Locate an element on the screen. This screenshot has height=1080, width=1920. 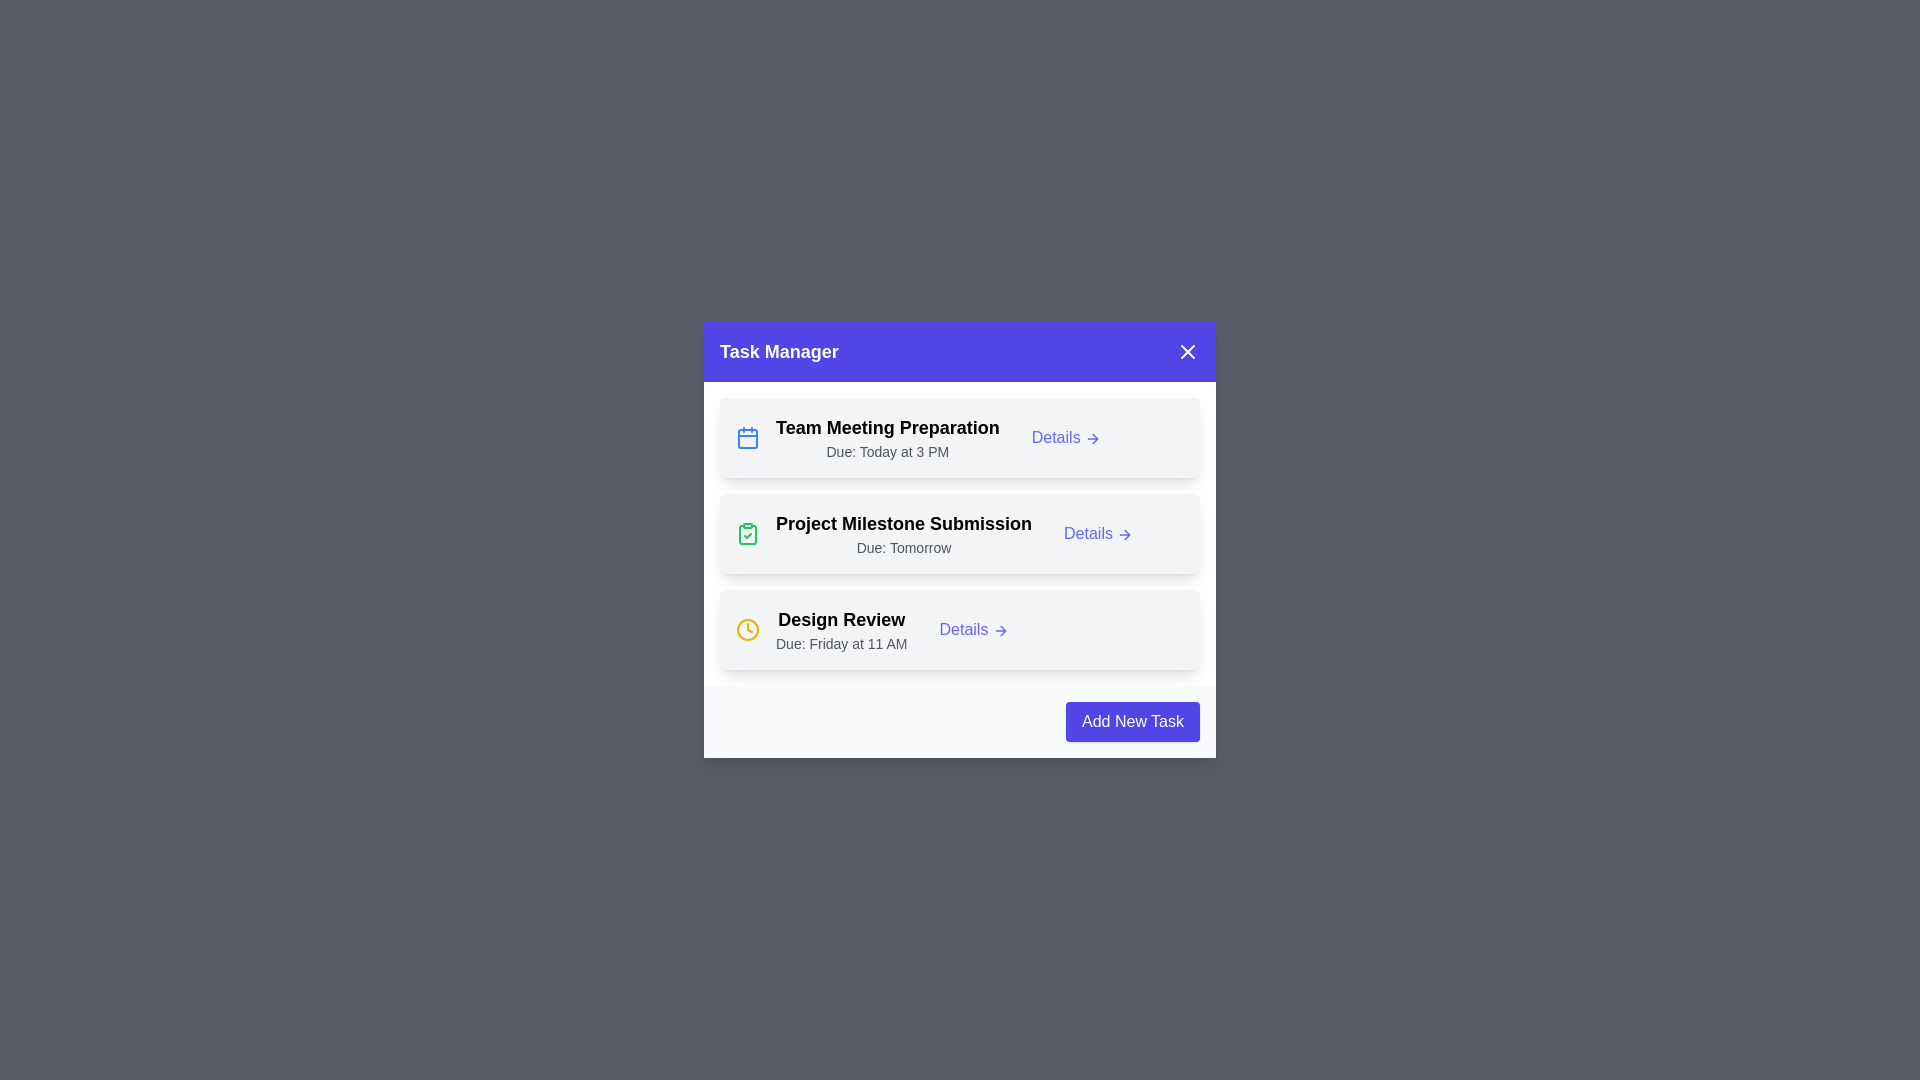
the text element that displays 'Project Milestone Submission' with the due date 'Due: Tomorrow', which is the second task entry in a vertical list of tasks is located at coordinates (902, 532).